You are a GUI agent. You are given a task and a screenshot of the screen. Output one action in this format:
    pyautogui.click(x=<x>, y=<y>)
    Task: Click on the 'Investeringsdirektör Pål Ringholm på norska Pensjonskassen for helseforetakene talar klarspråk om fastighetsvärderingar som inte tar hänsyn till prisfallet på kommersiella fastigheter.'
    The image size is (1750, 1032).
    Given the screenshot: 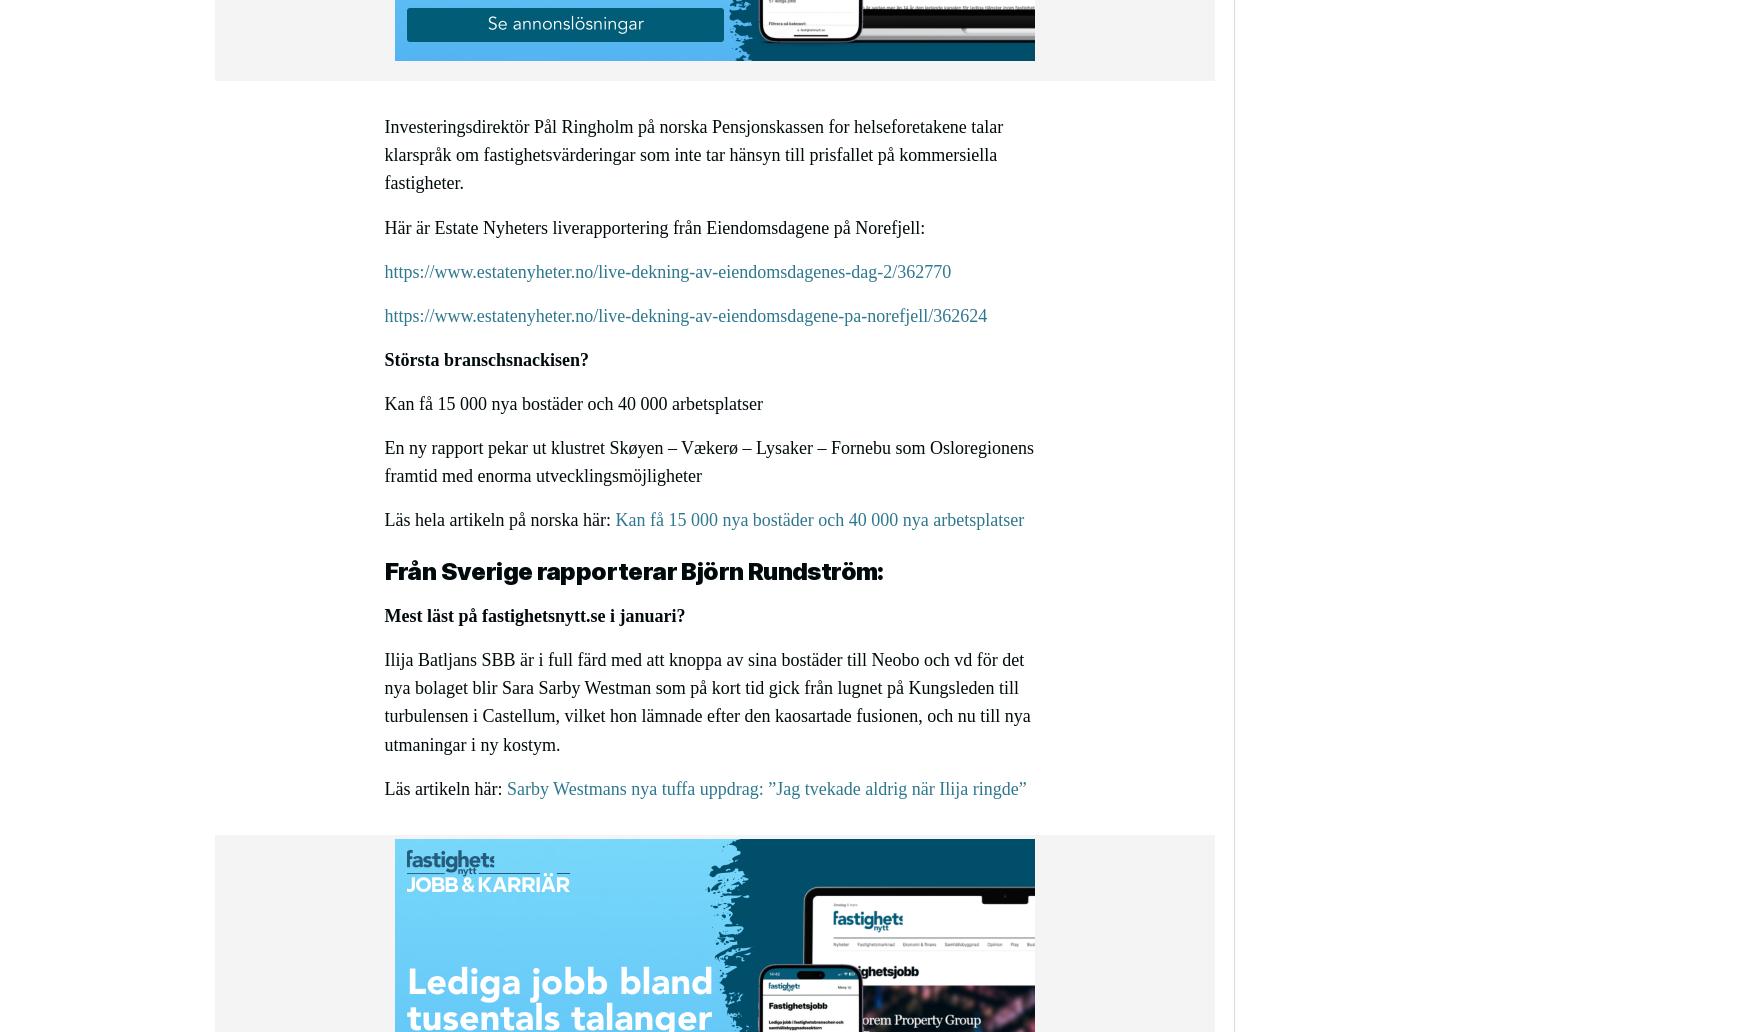 What is the action you would take?
    pyautogui.click(x=693, y=154)
    